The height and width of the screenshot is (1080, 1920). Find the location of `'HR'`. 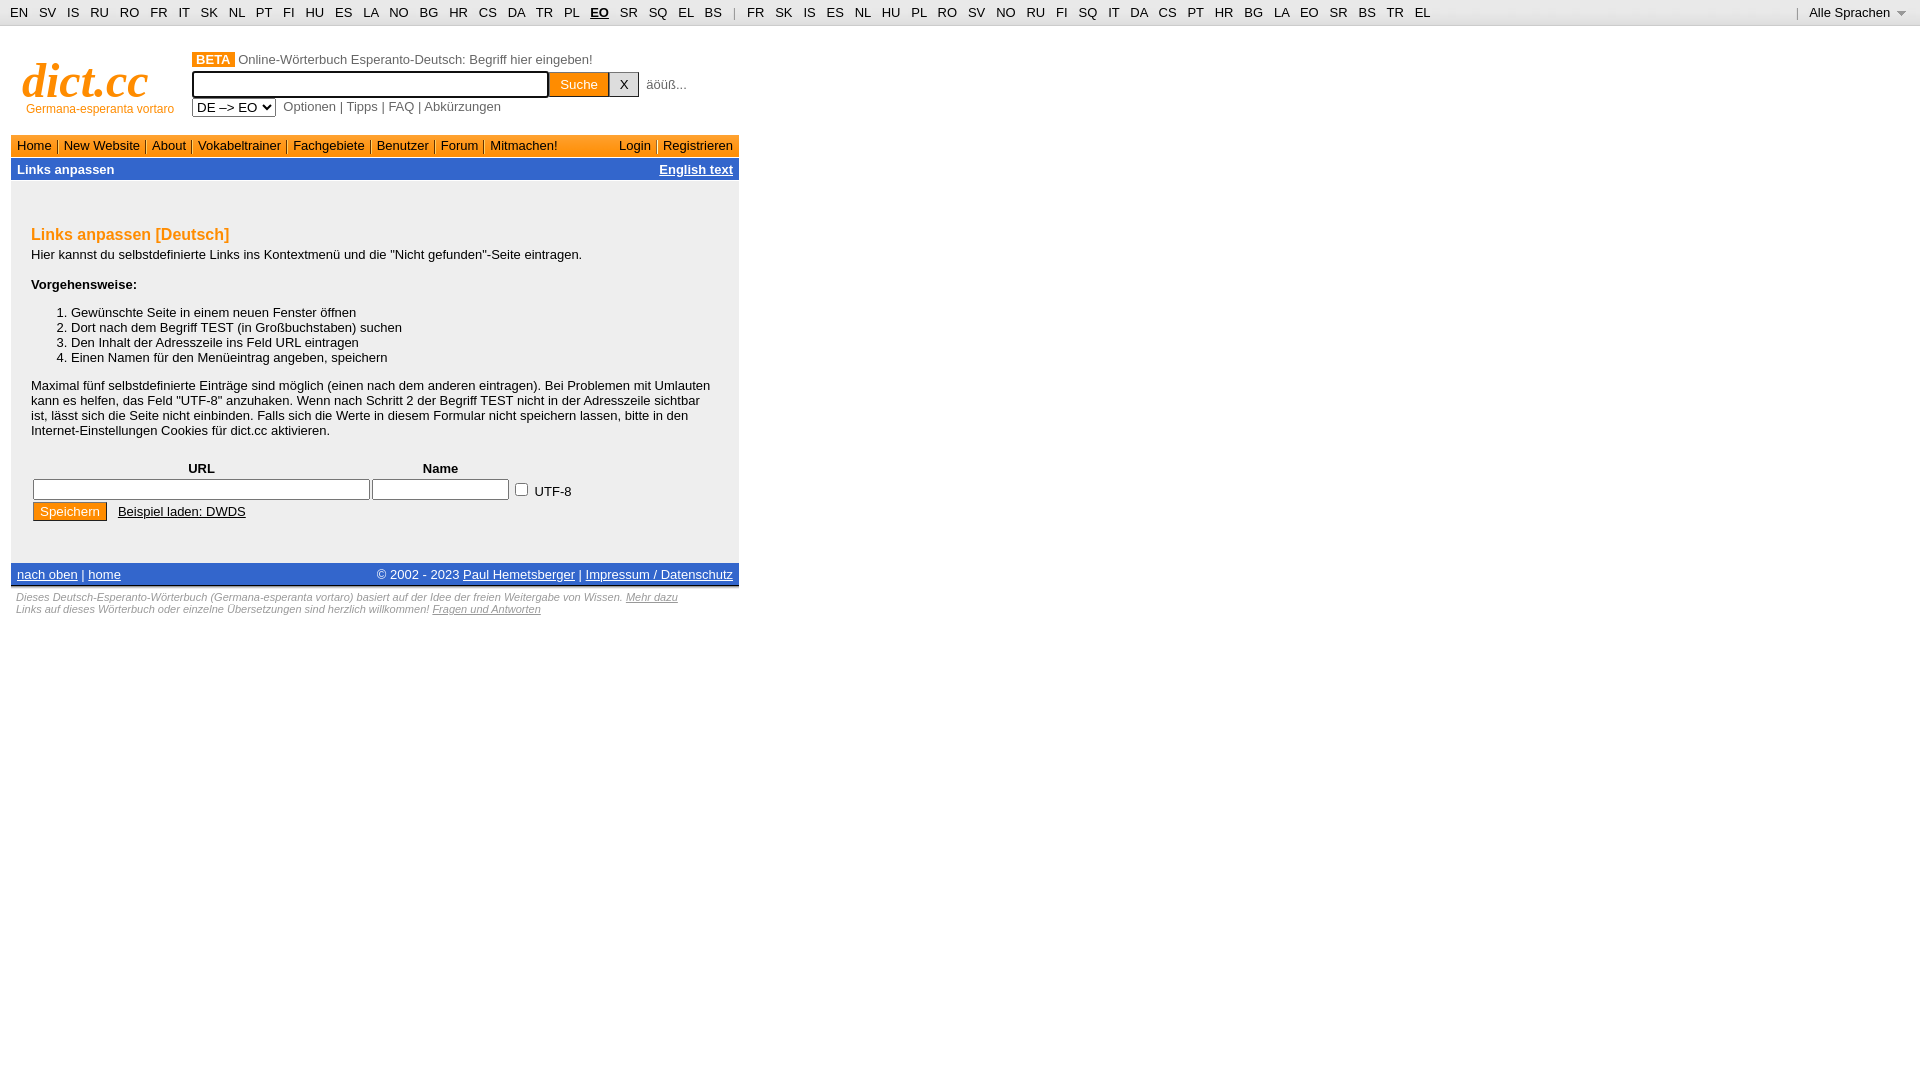

'HR' is located at coordinates (457, 12).